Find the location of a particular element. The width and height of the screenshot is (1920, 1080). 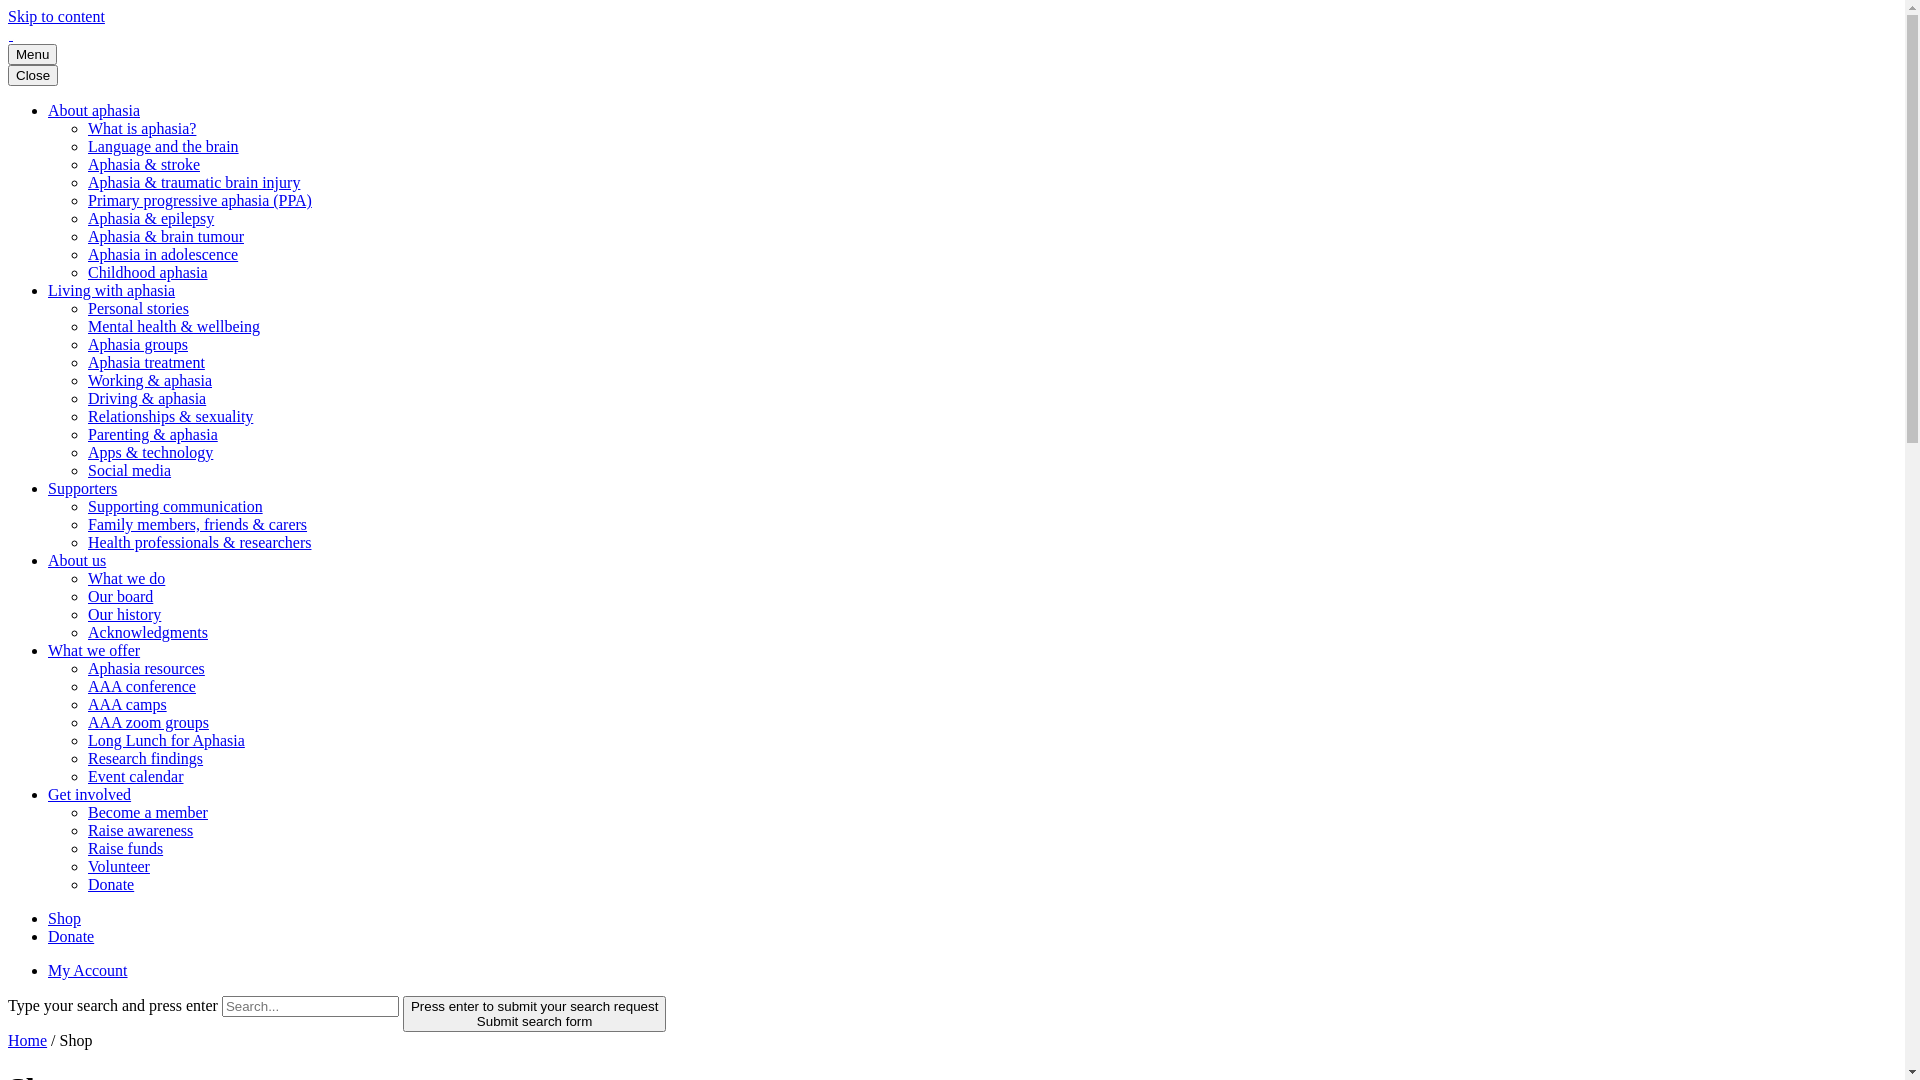

'Donate' is located at coordinates (109, 883).